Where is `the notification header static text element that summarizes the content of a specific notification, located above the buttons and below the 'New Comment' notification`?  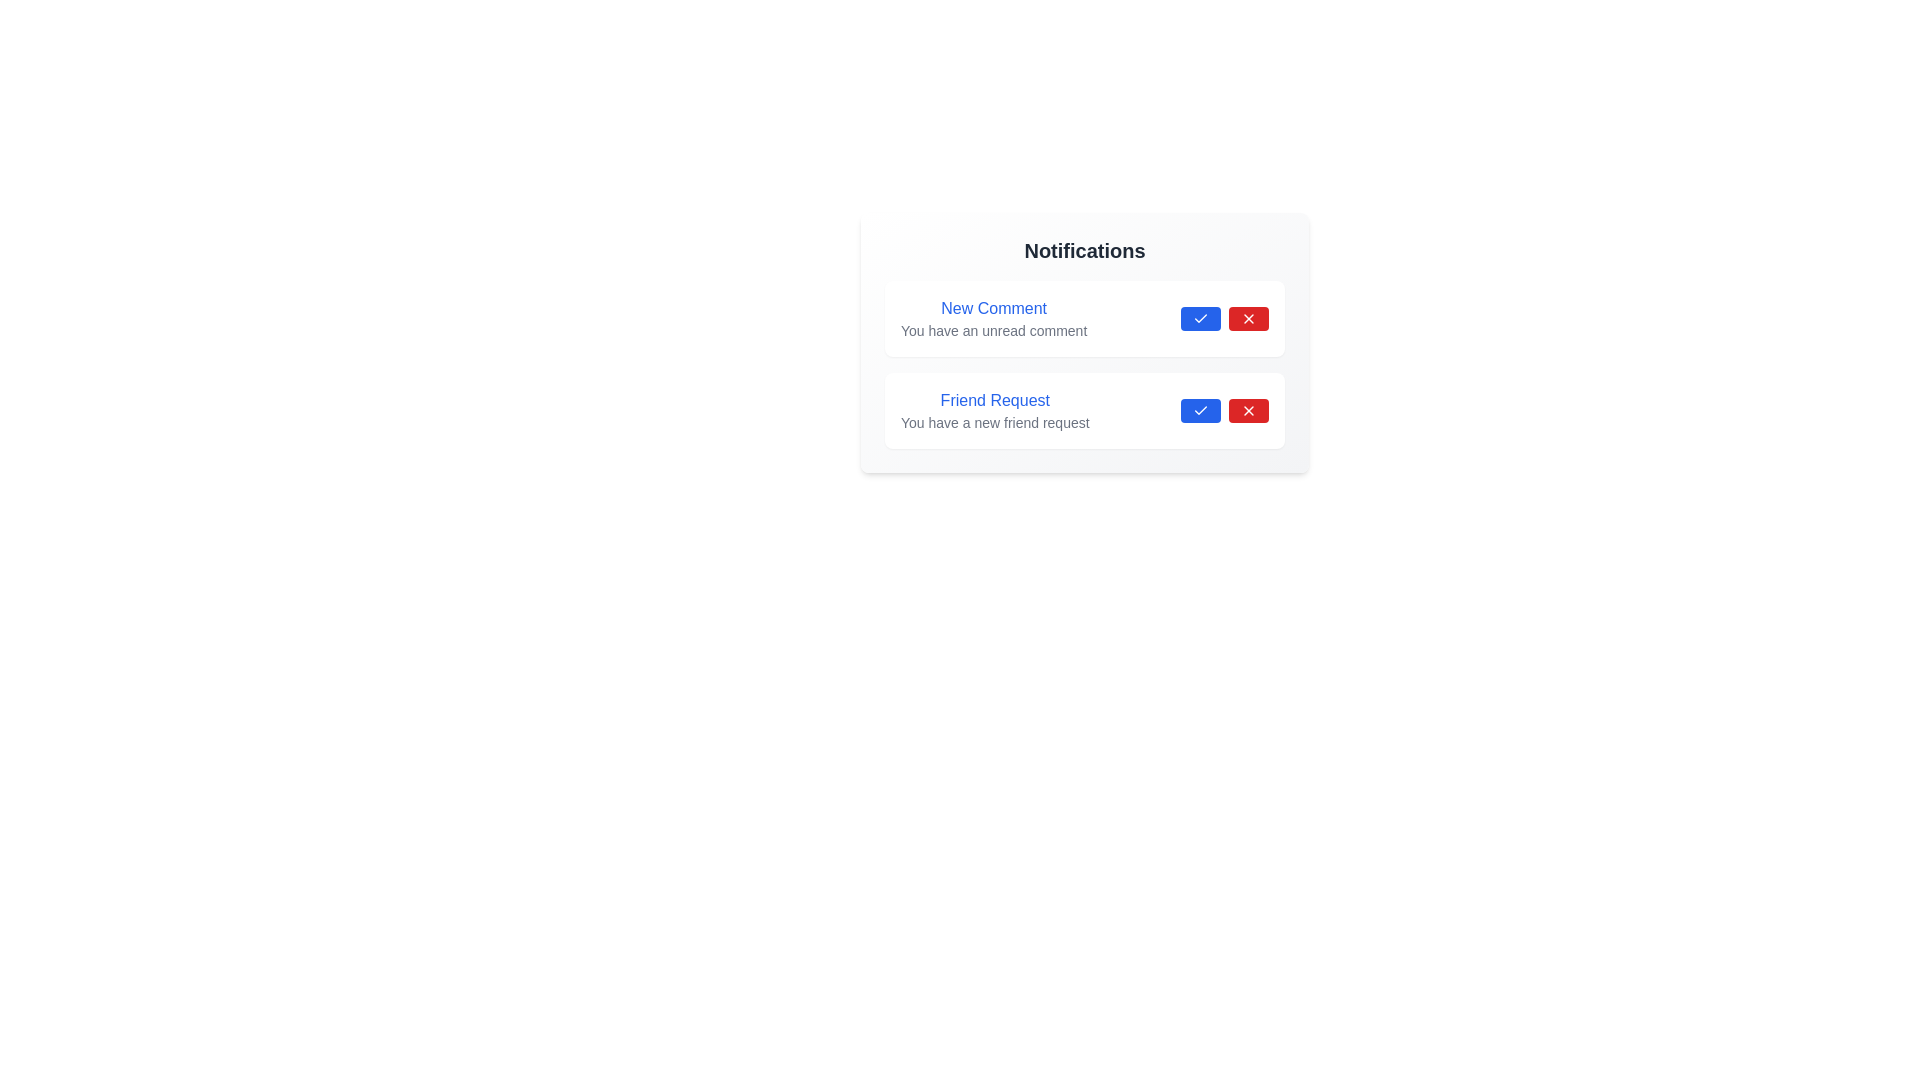
the notification header static text element that summarizes the content of a specific notification, located above the buttons and below the 'New Comment' notification is located at coordinates (995, 401).